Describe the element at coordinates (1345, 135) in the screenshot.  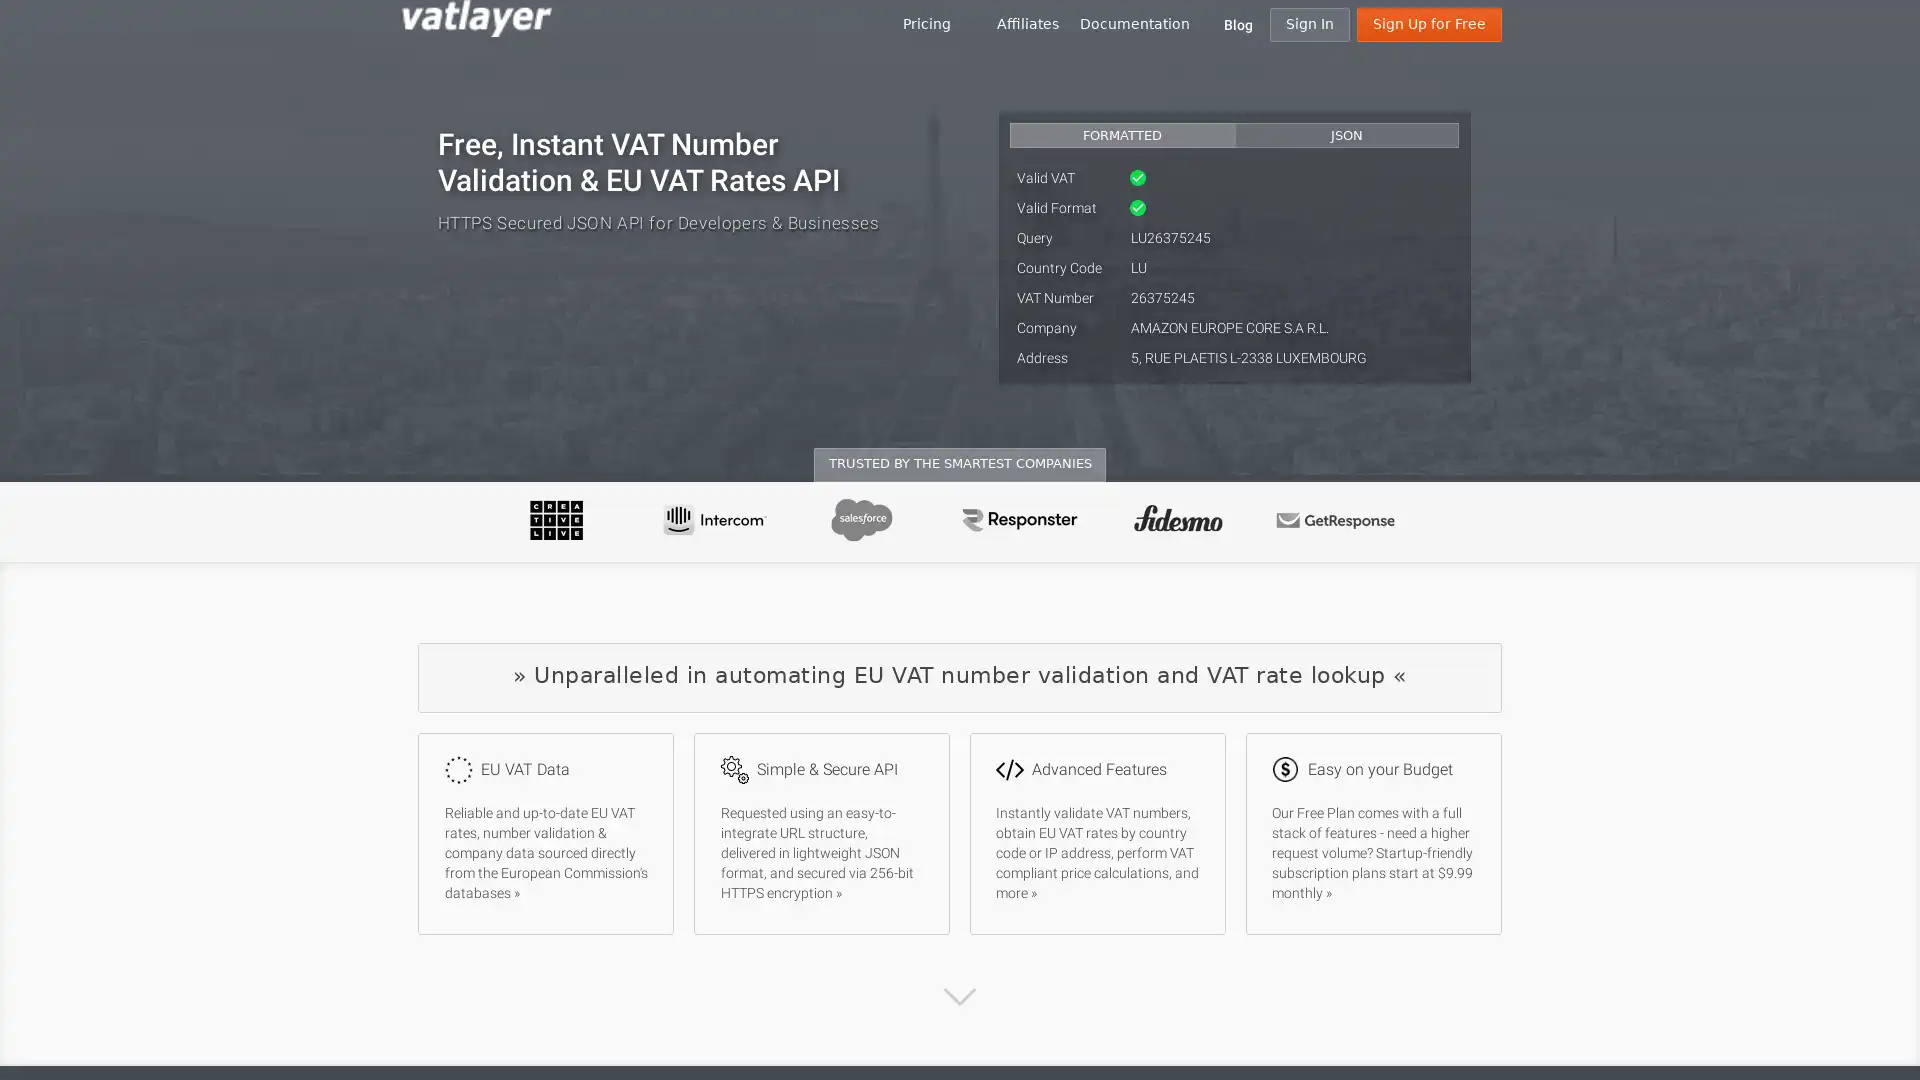
I see `JSON` at that location.